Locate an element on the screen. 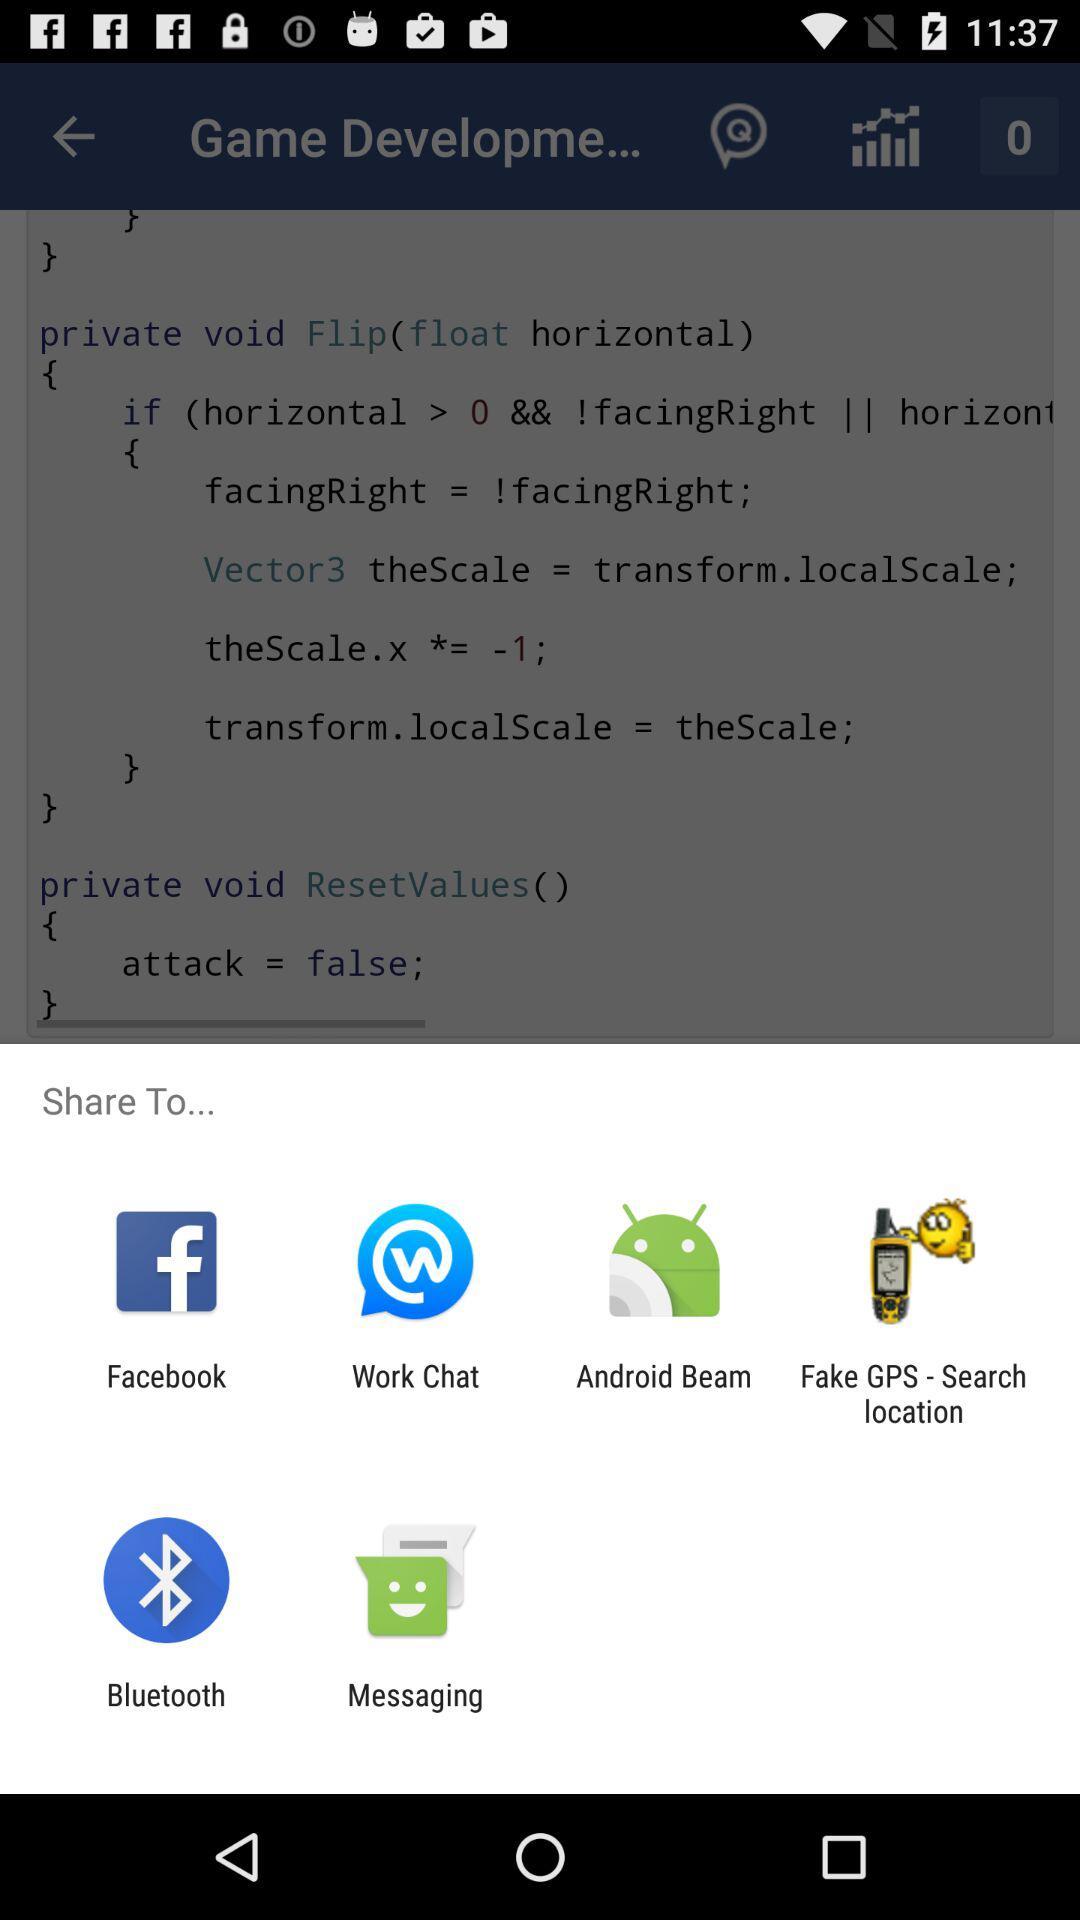 This screenshot has height=1920, width=1080. fake gps search item is located at coordinates (913, 1392).